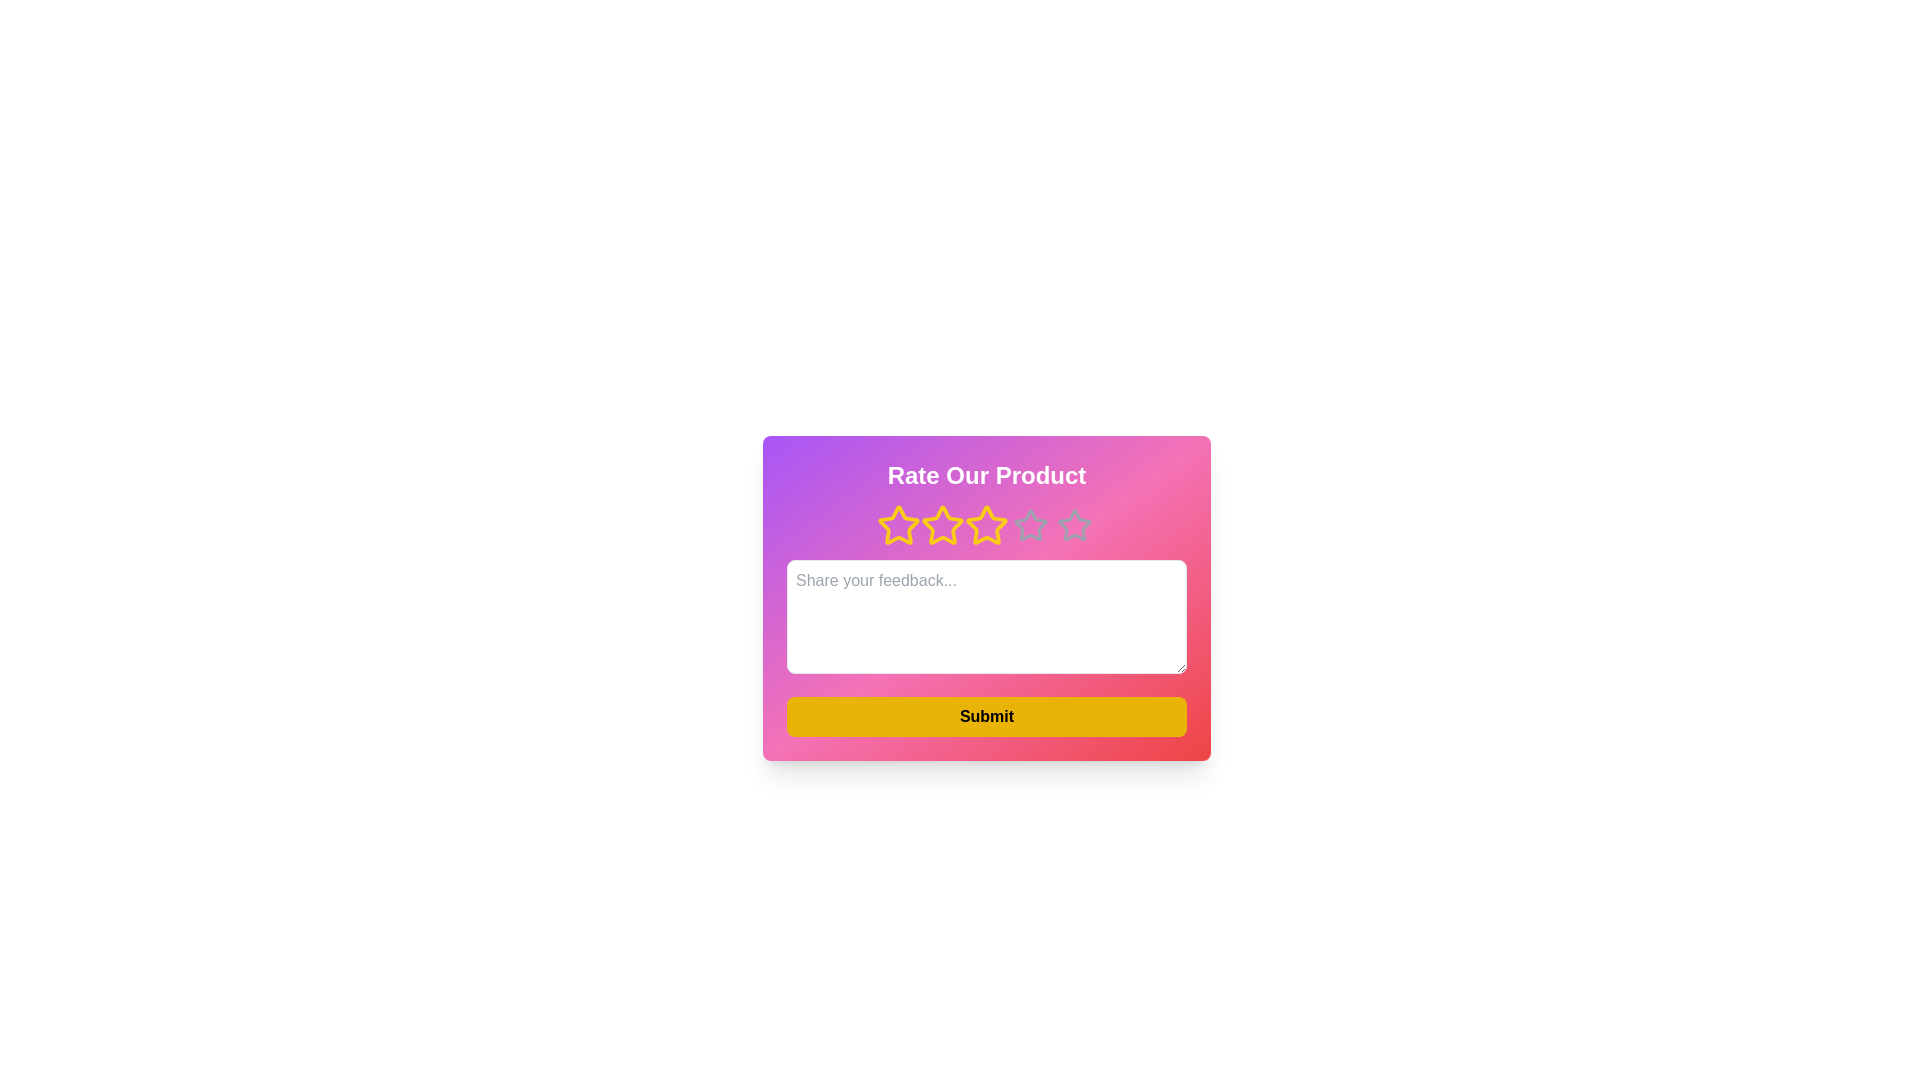  Describe the element at coordinates (1031, 524) in the screenshot. I see `the fourth star-shaped rating icon outlined in light gray` at that location.